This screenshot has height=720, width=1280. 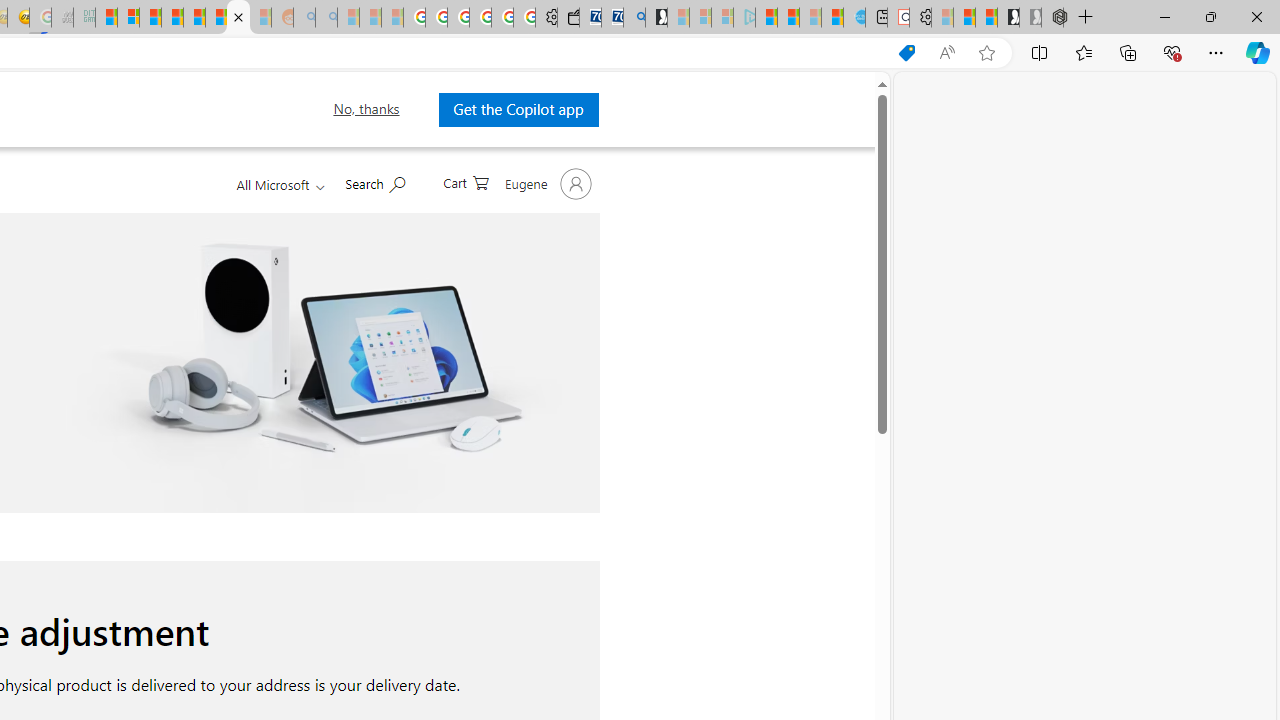 What do you see at coordinates (1051, 17) in the screenshot?
I see `'Nordace - Nordace Siena Is Not An Ordinary Backpack'` at bounding box center [1051, 17].